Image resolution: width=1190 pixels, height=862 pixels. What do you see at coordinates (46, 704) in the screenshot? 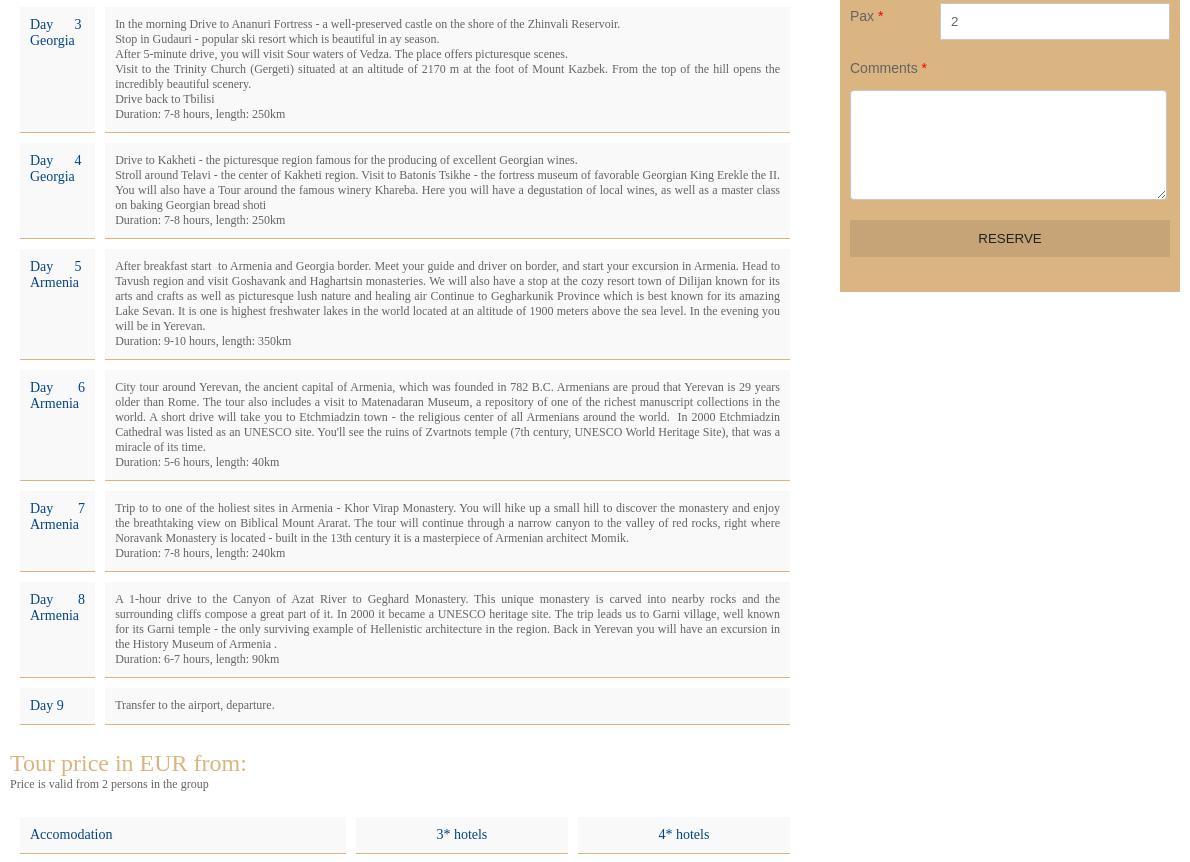
I see `'Day 9'` at bounding box center [46, 704].